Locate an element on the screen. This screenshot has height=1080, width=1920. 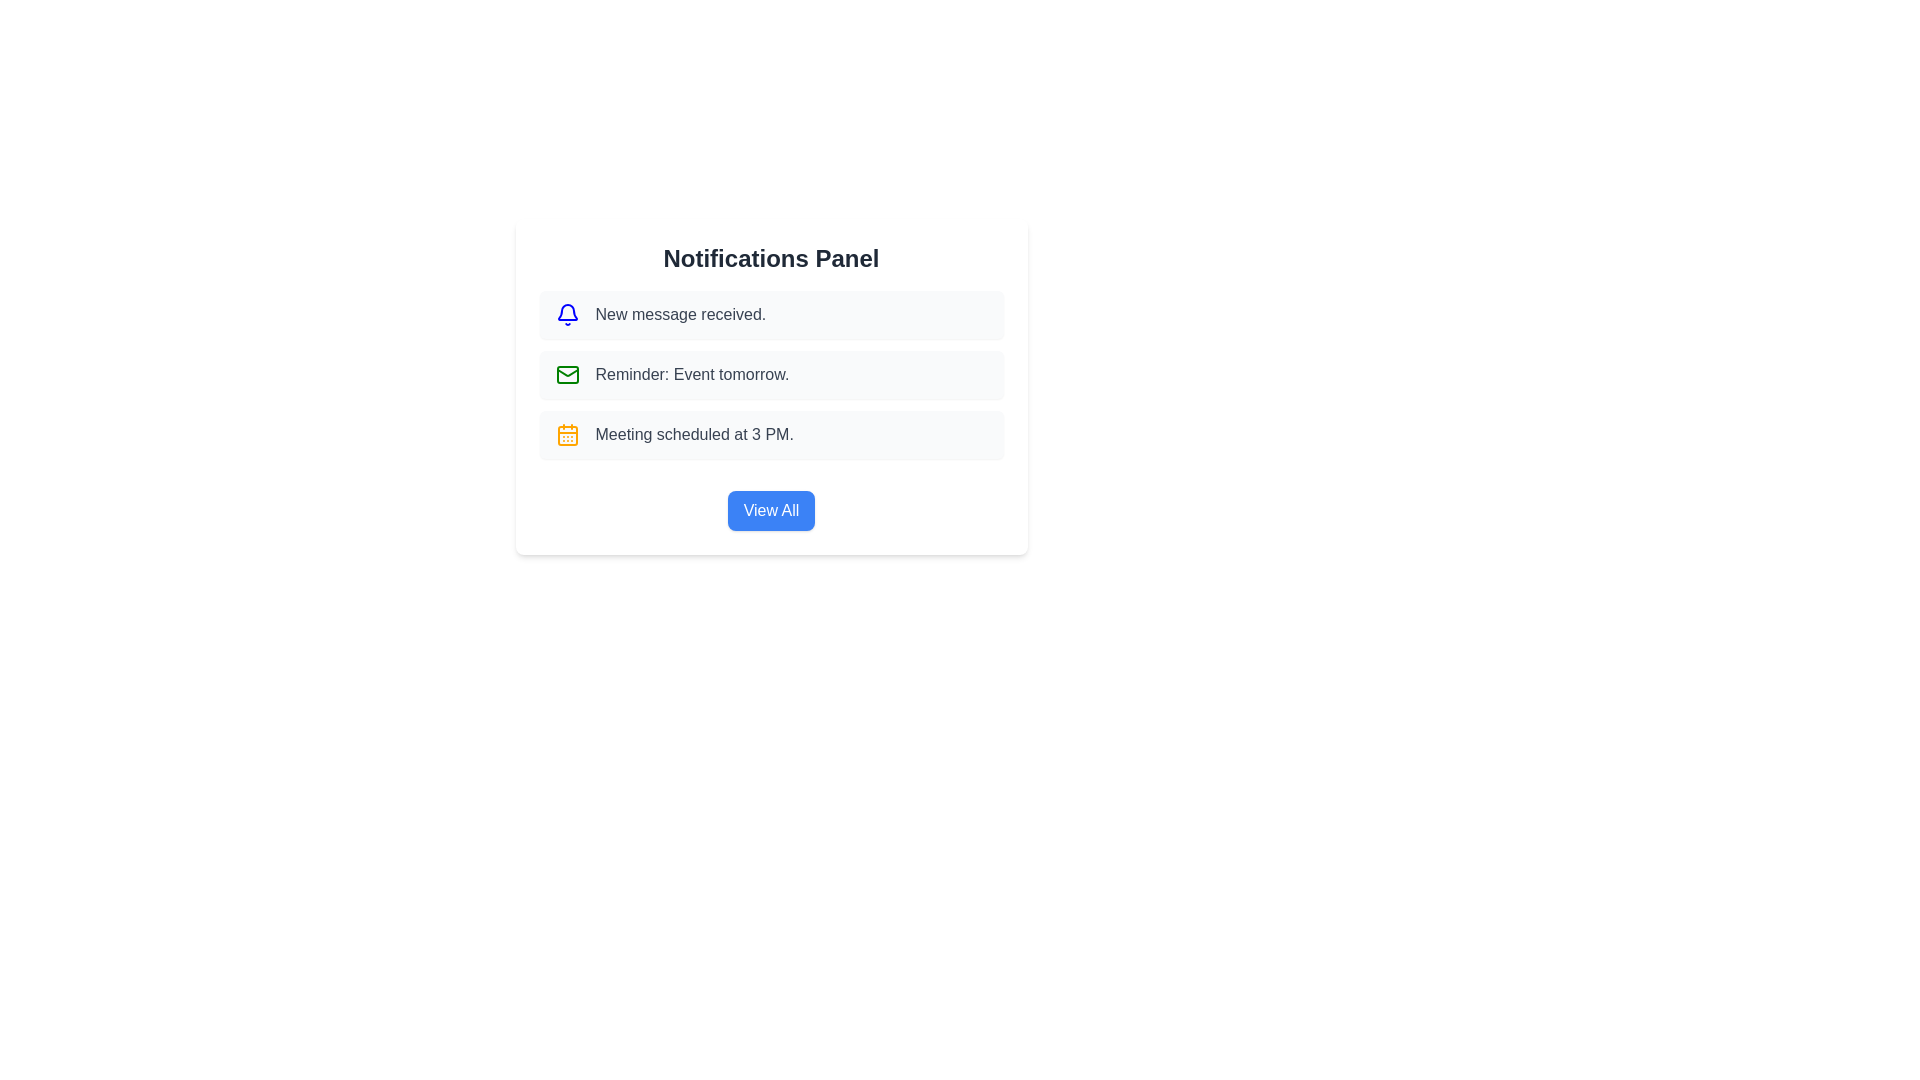
text label that provides information about a new message received by the user, positioned in the middle left region of the Notifications Panel, right of the bell icon is located at coordinates (680, 315).